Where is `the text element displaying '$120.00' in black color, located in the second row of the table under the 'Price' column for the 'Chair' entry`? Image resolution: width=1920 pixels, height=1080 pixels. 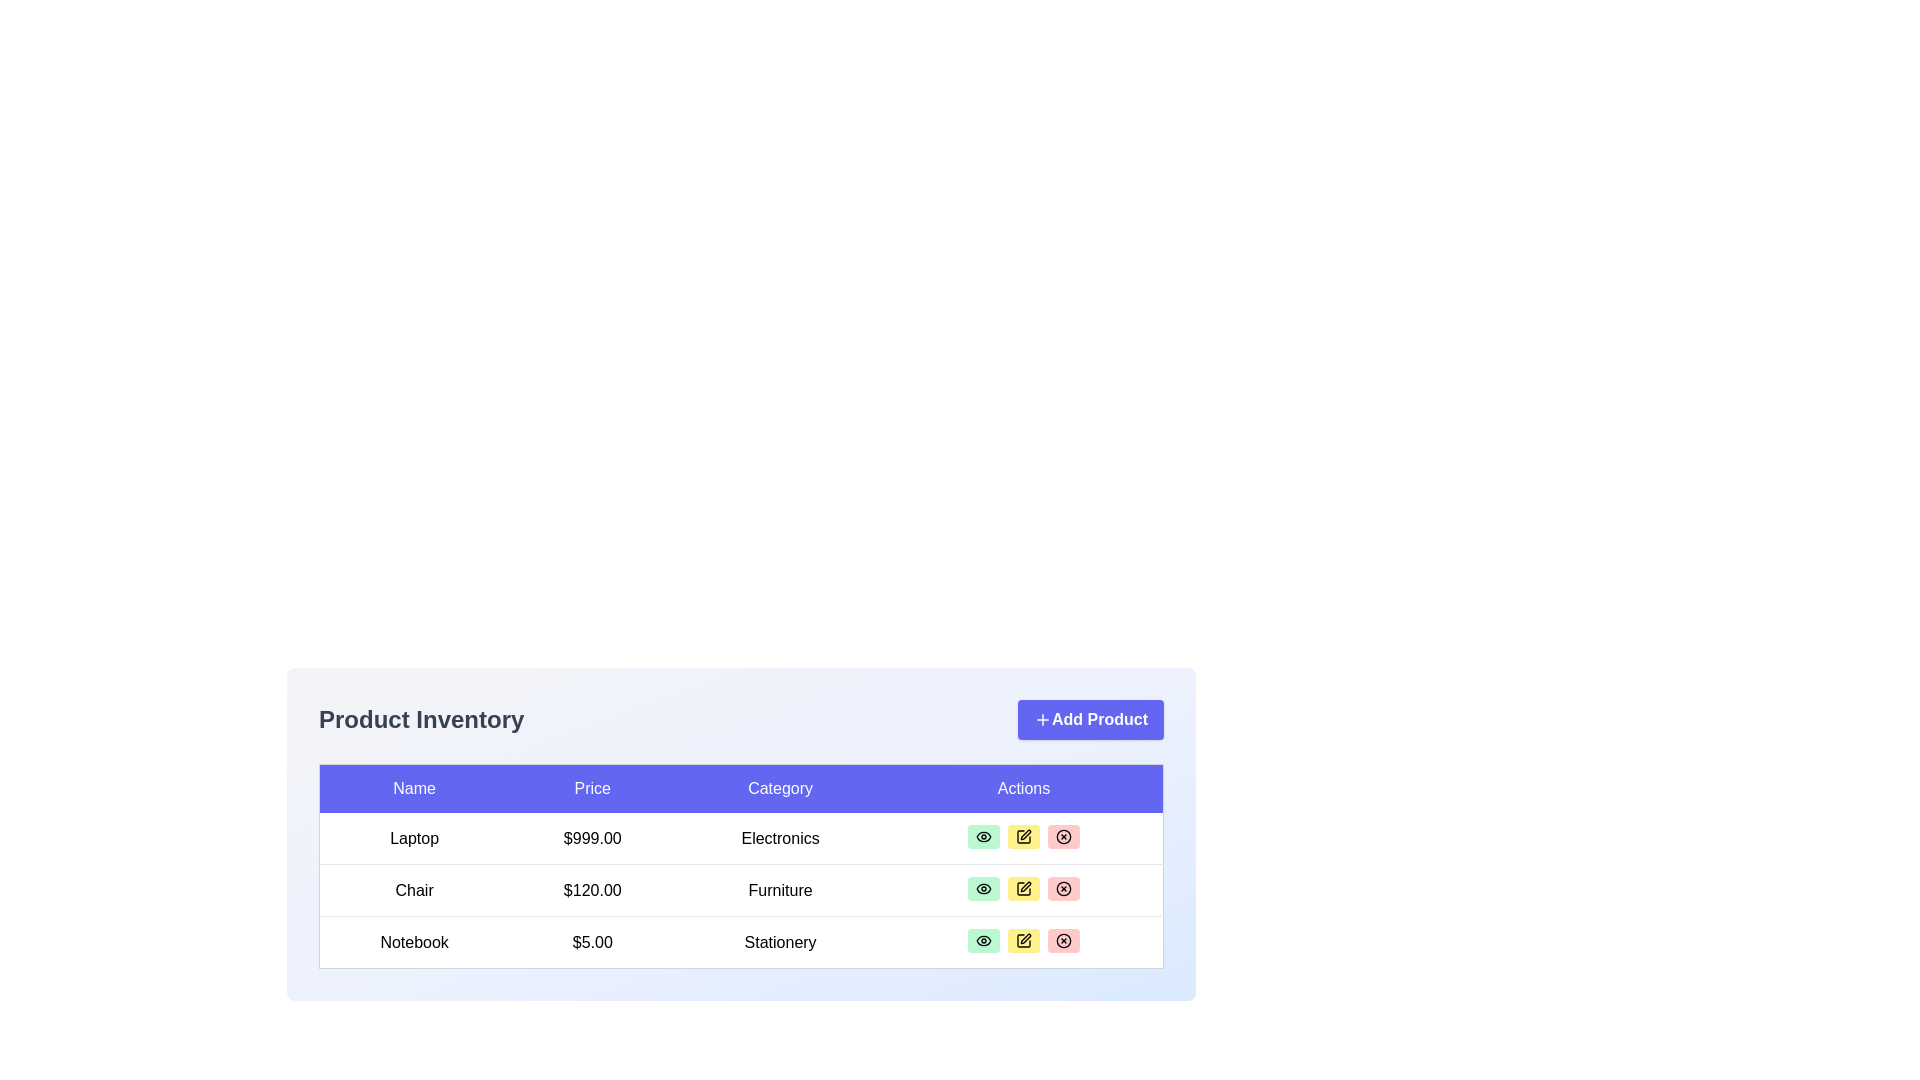 the text element displaying '$120.00' in black color, located in the second row of the table under the 'Price' column for the 'Chair' entry is located at coordinates (591, 889).